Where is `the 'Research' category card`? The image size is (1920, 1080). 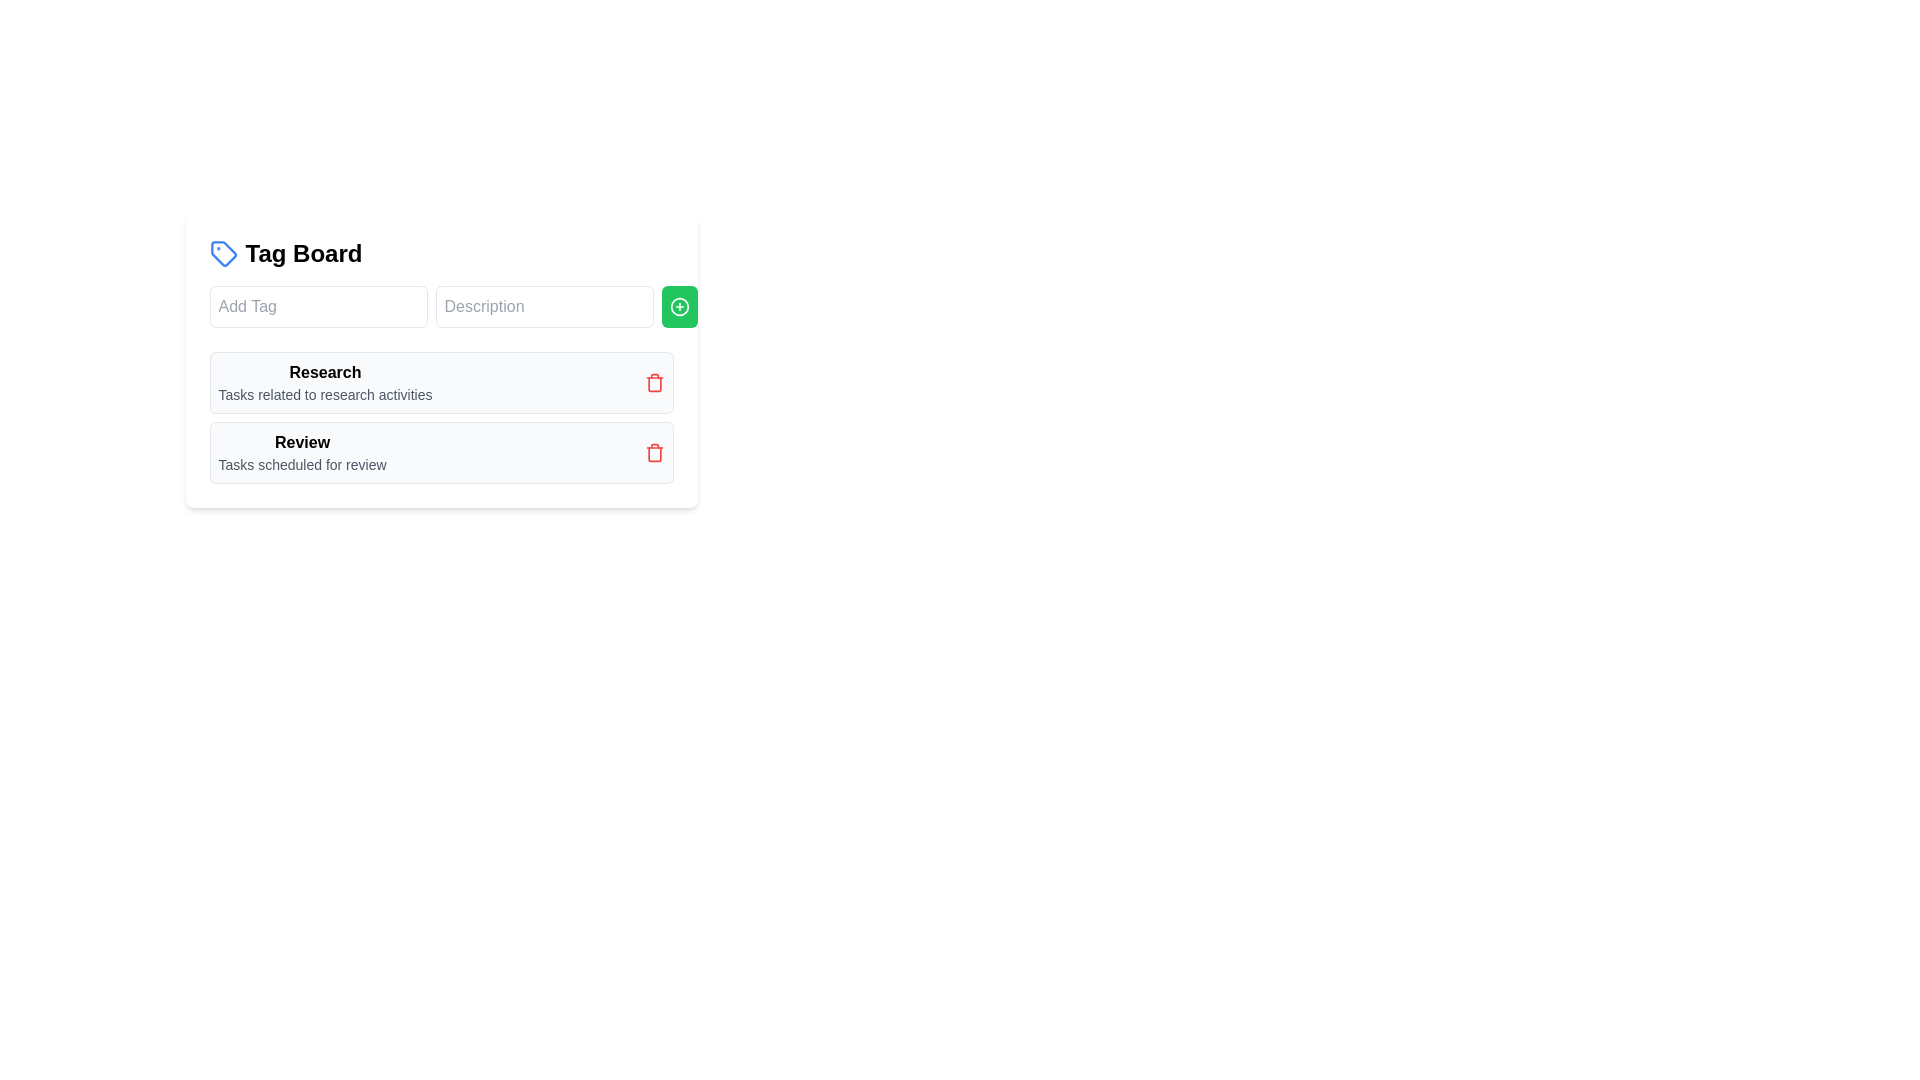
the 'Research' category card is located at coordinates (440, 416).